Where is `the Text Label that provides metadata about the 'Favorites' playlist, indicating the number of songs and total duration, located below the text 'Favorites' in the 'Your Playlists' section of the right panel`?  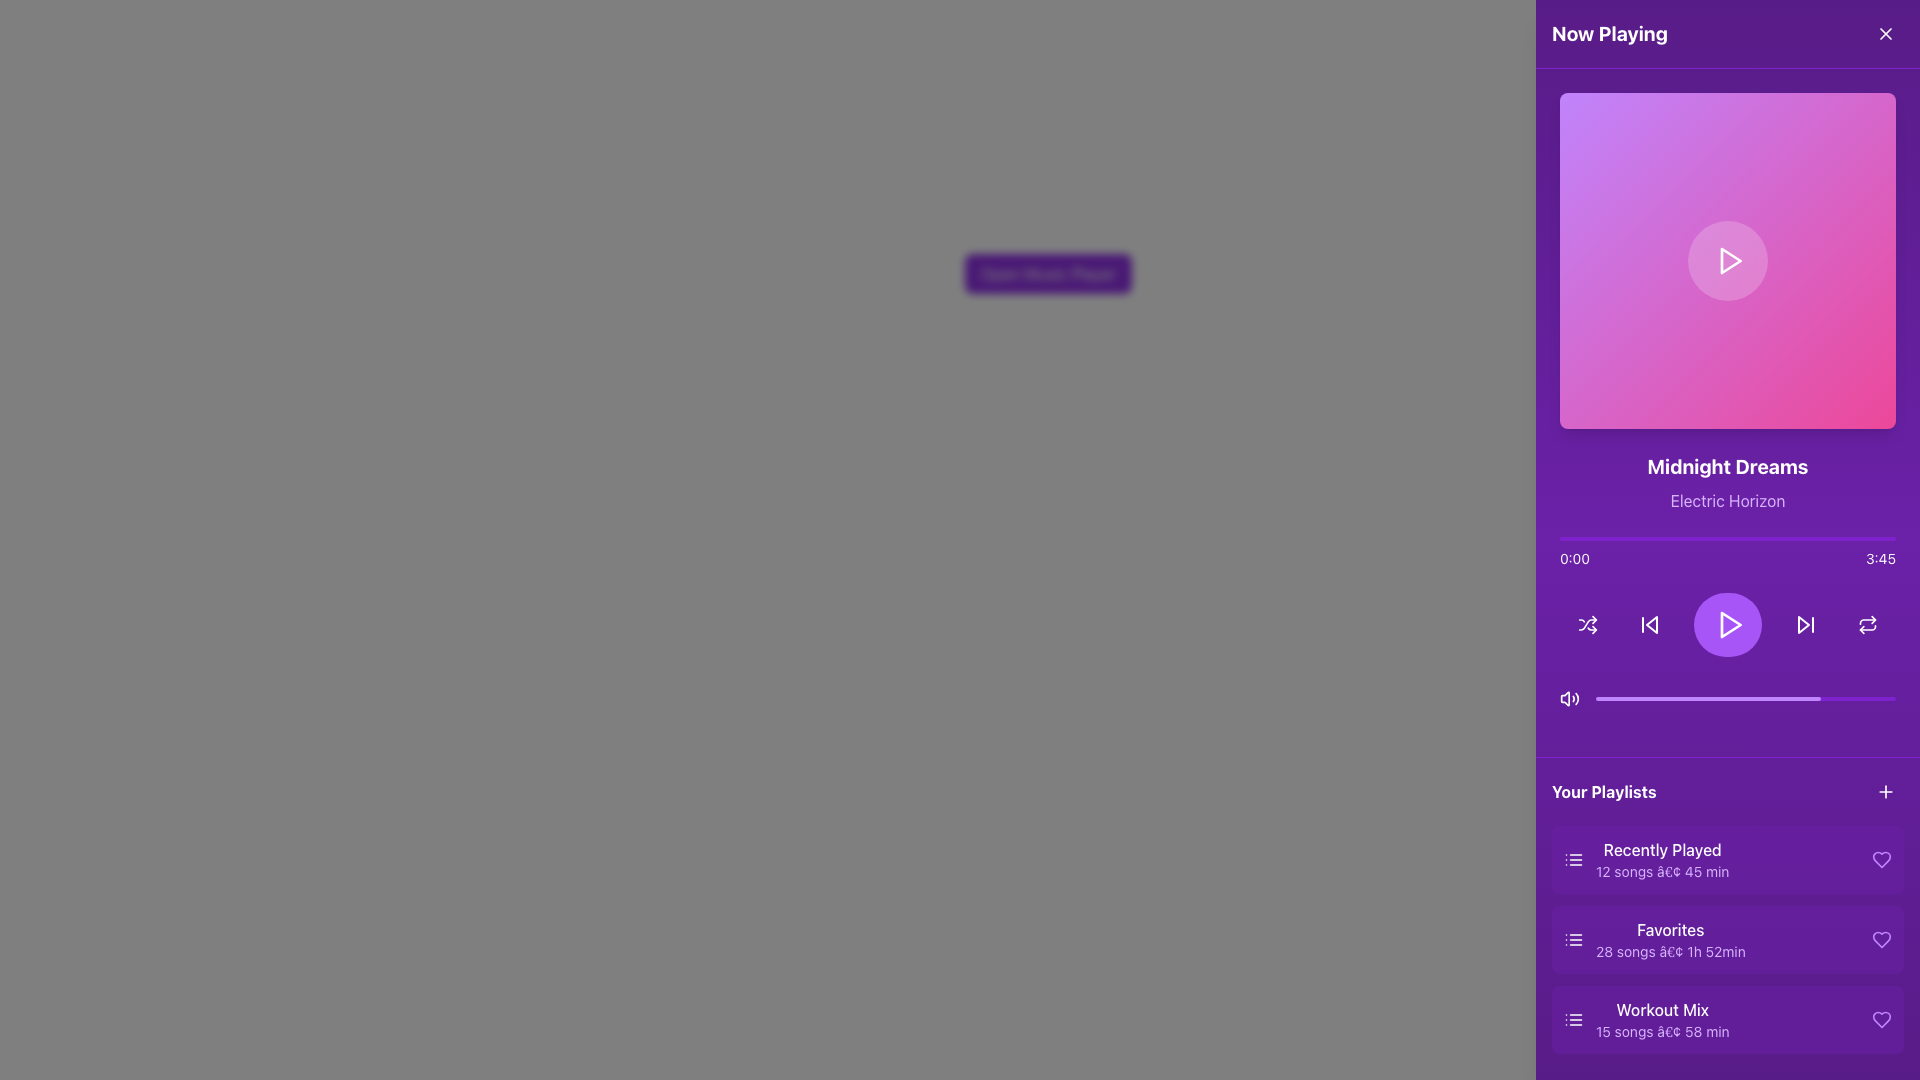 the Text Label that provides metadata about the 'Favorites' playlist, indicating the number of songs and total duration, located below the text 'Favorites' in the 'Your Playlists' section of the right panel is located at coordinates (1670, 951).